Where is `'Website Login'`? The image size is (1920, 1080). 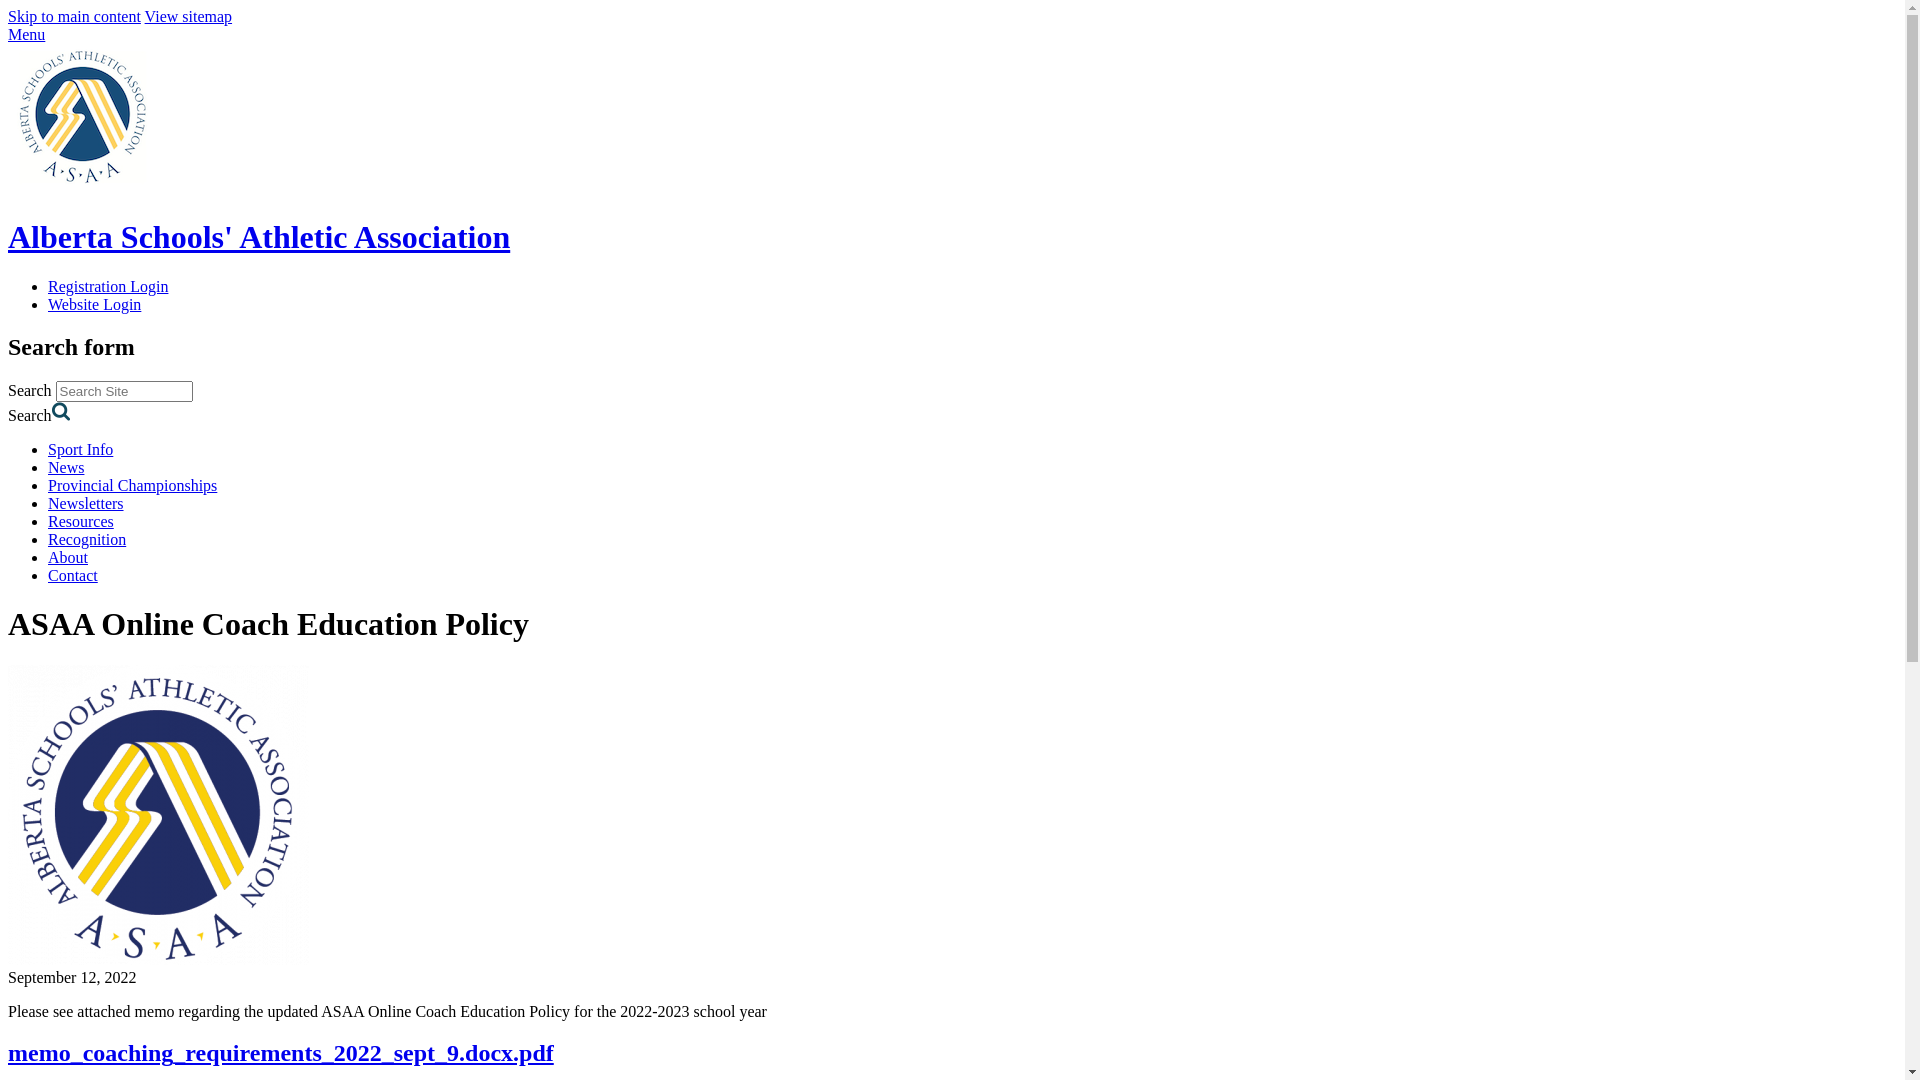 'Website Login' is located at coordinates (93, 304).